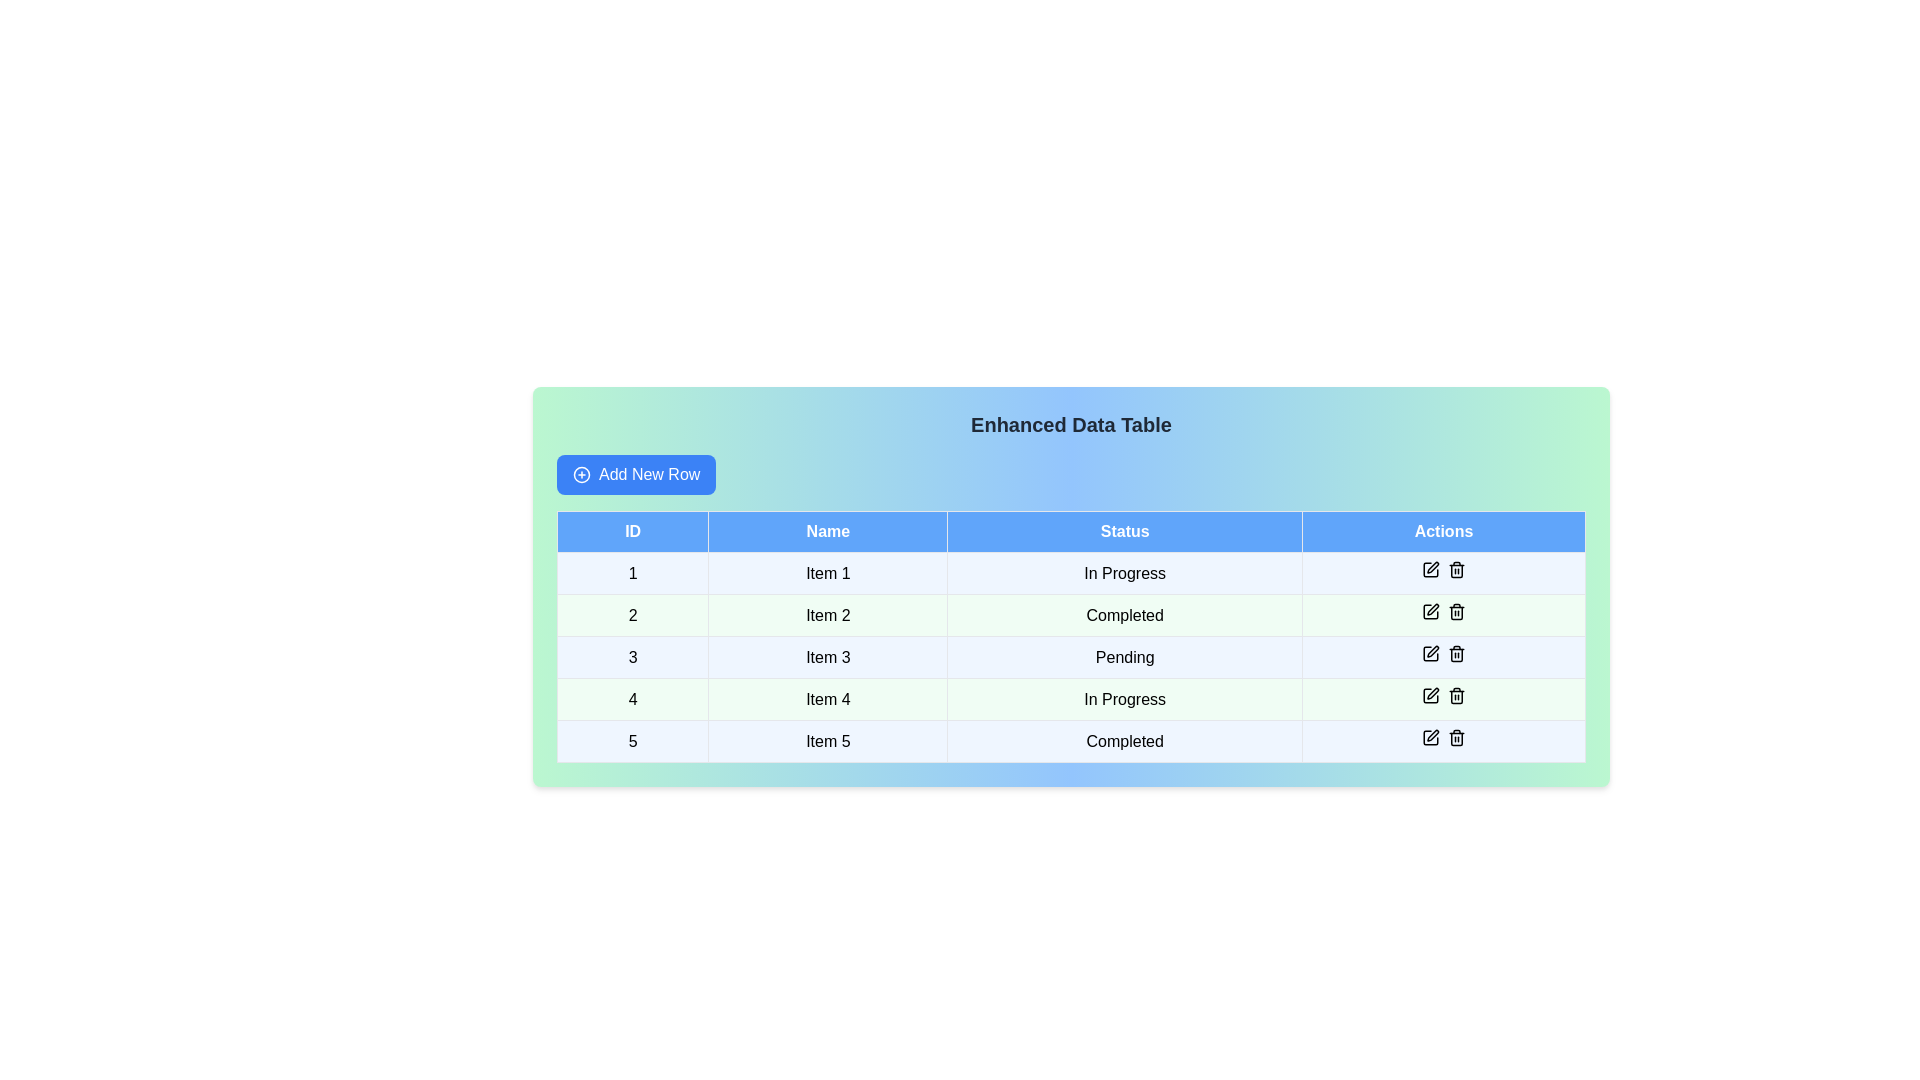  I want to click on the 'Edit' icon button, represented by a pen symbol, located in the last row of the data table within the 'Actions' column to initiate an edit action, so click(1432, 735).